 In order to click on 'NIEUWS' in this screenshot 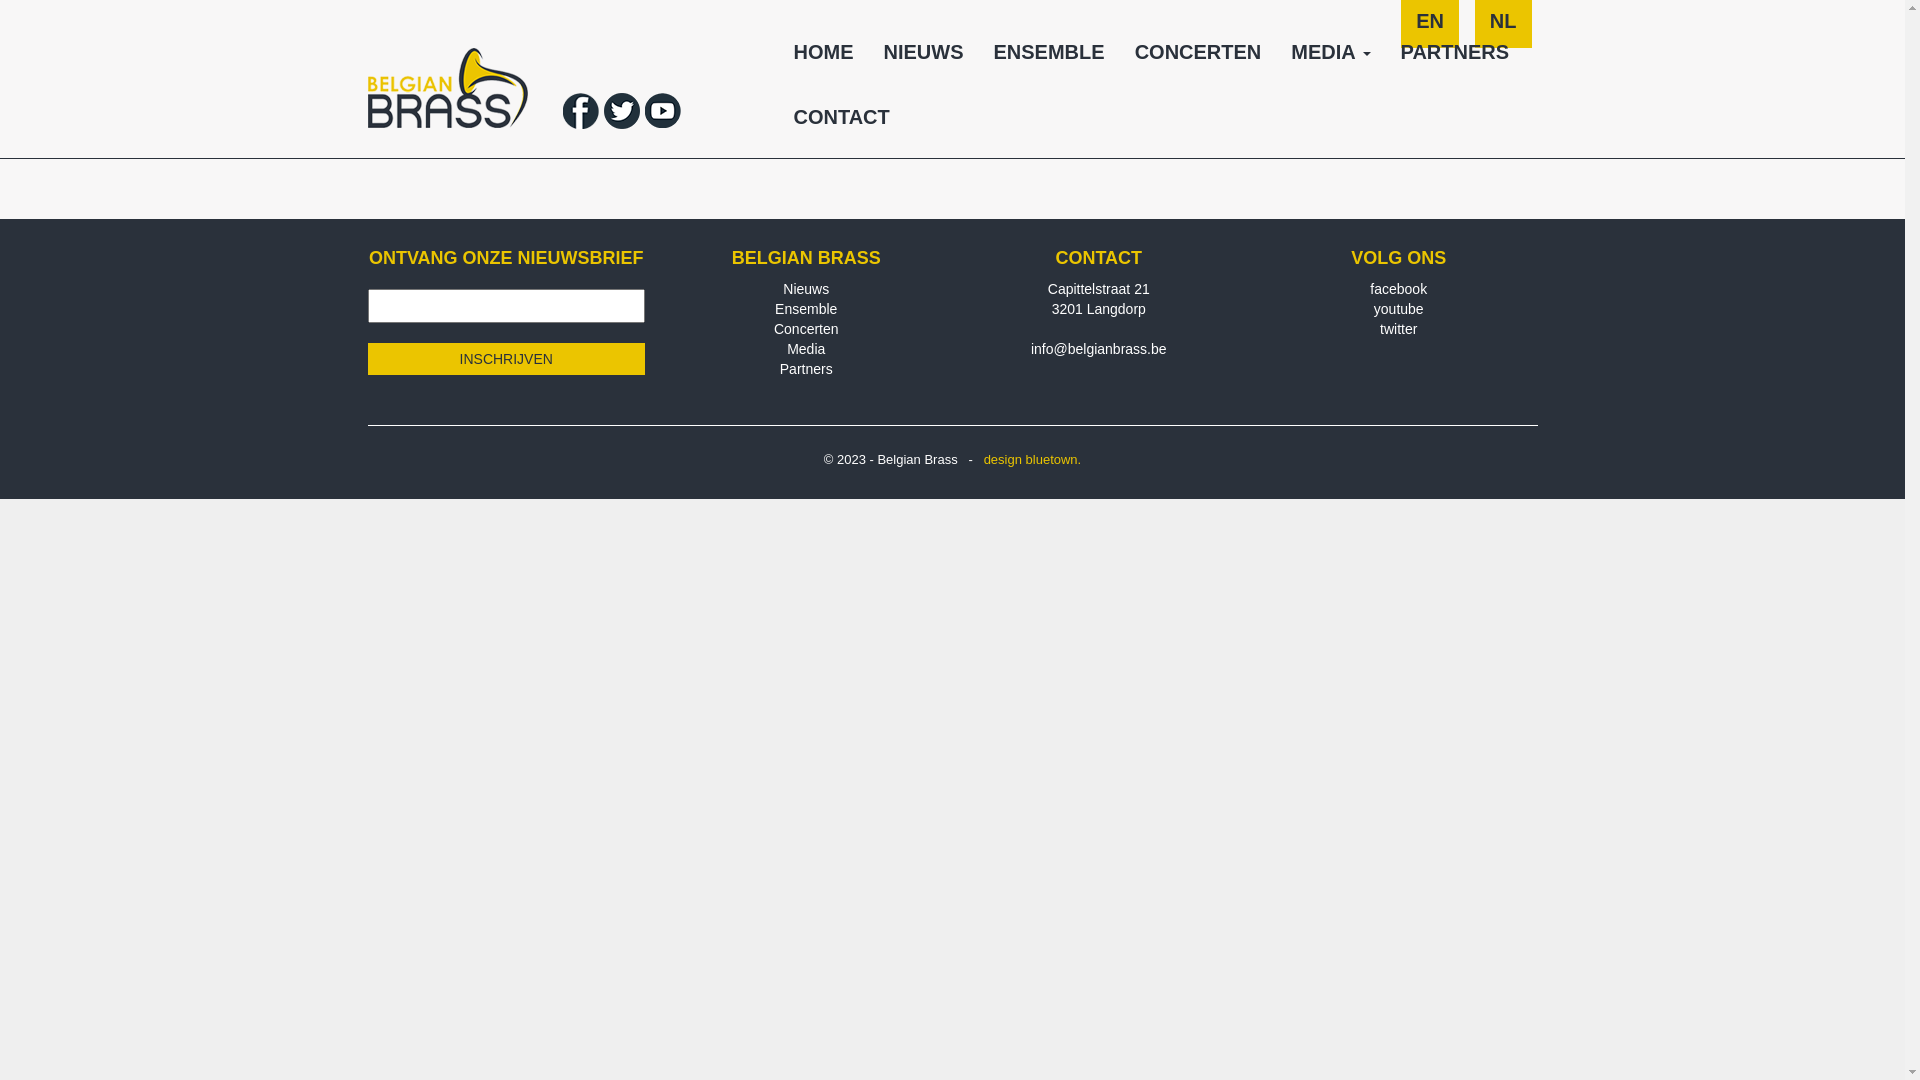, I will do `click(921, 58)`.